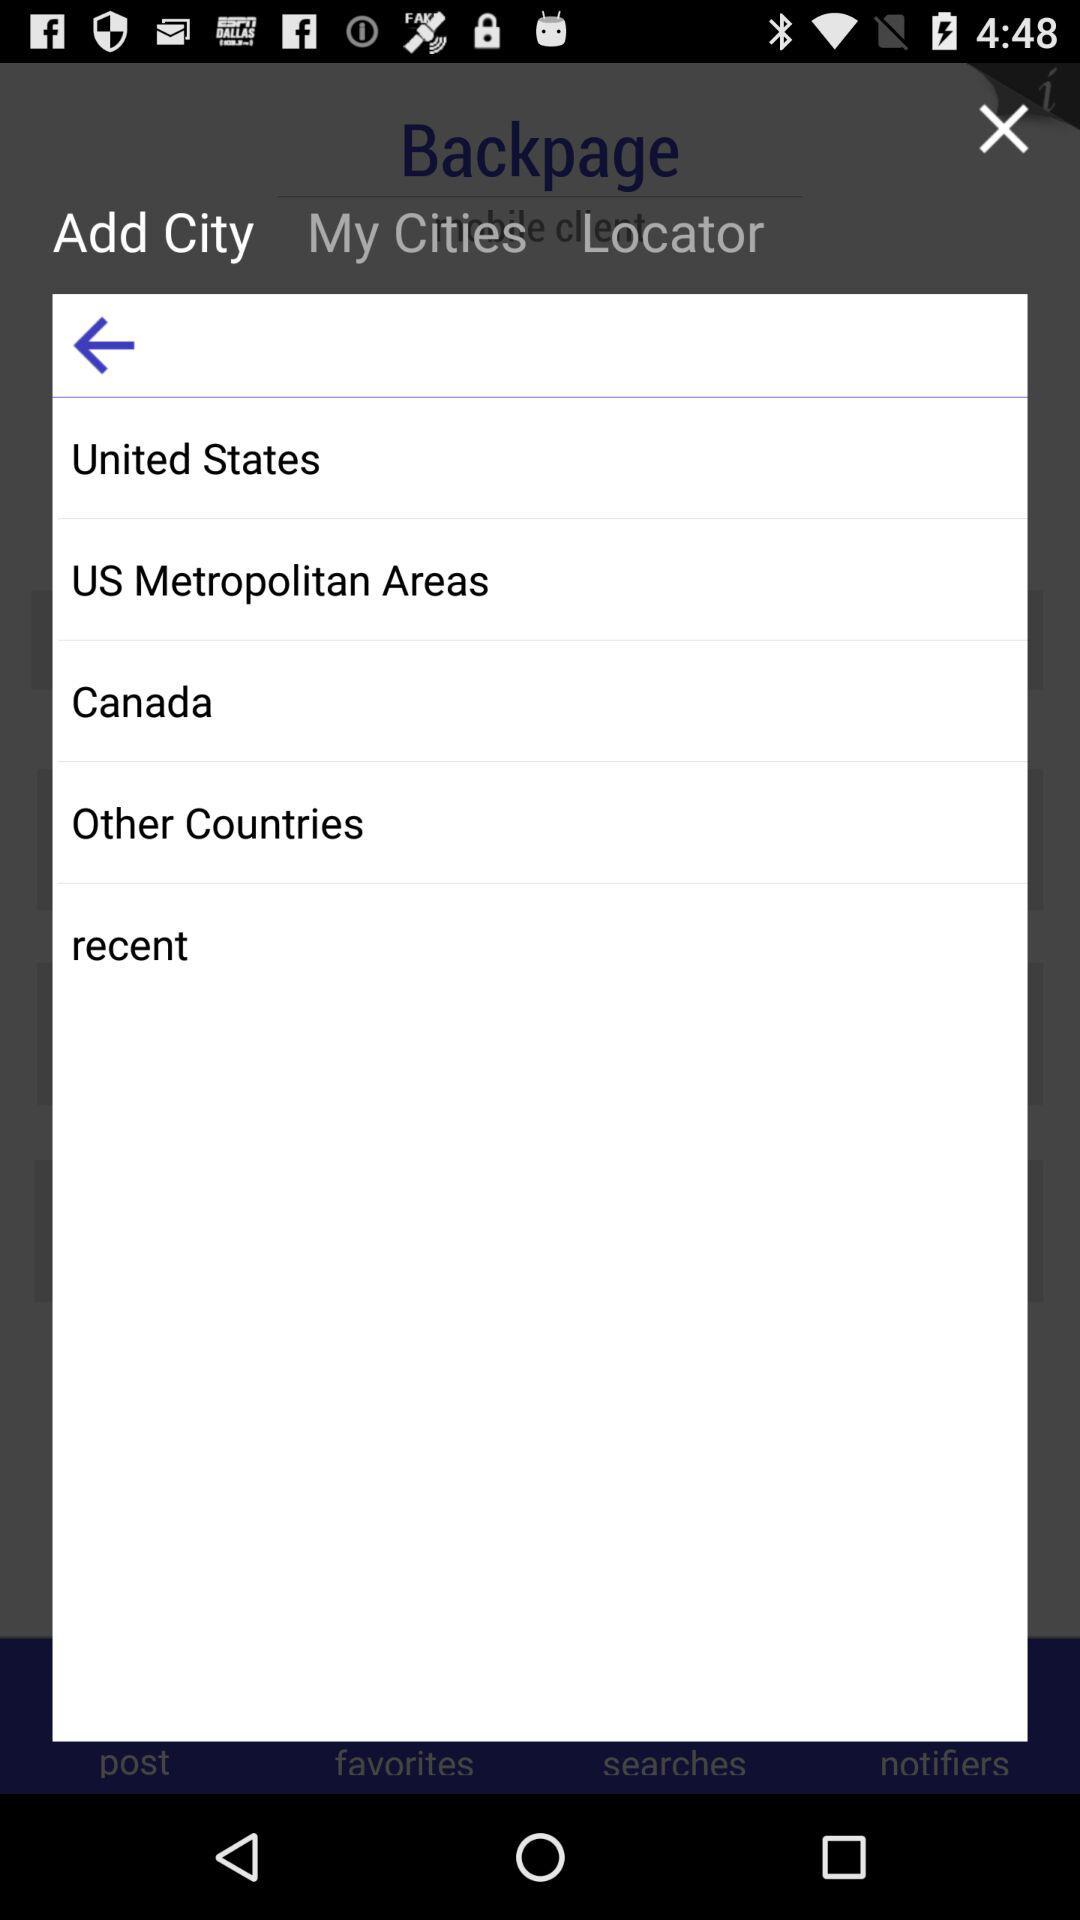  What do you see at coordinates (542, 700) in the screenshot?
I see `the canada icon` at bounding box center [542, 700].